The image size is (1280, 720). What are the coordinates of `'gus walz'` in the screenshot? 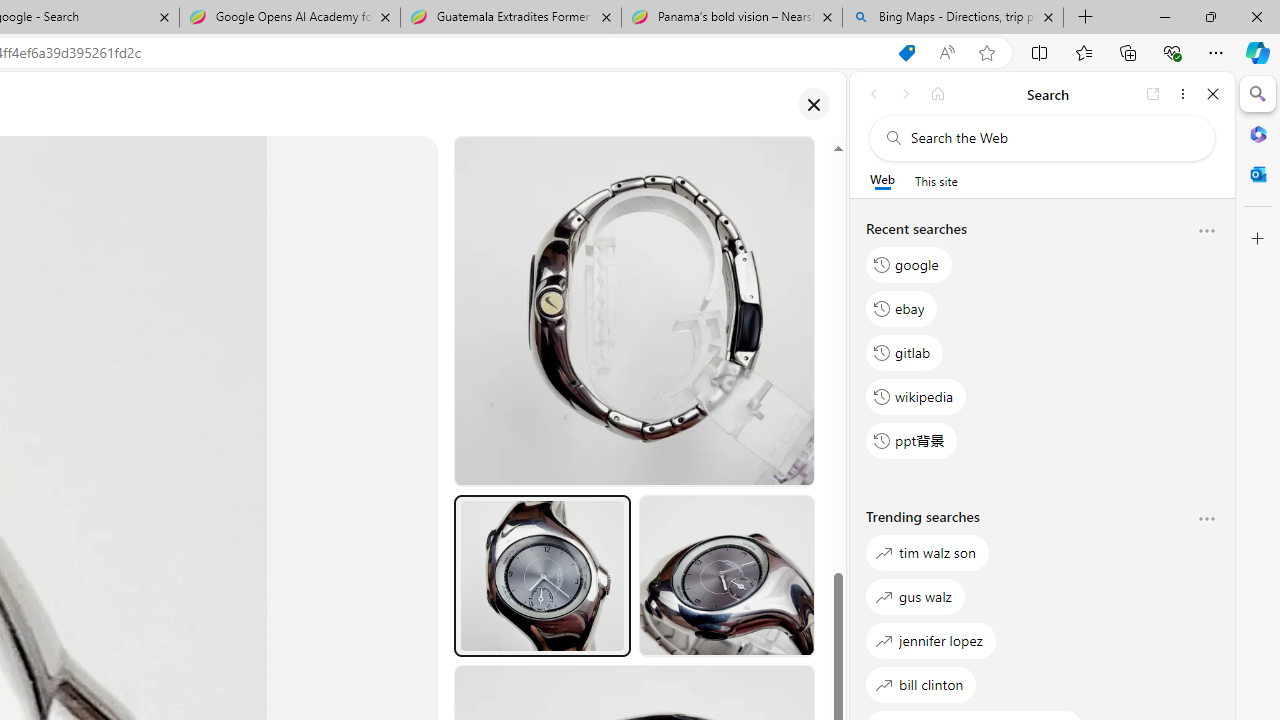 It's located at (914, 595).